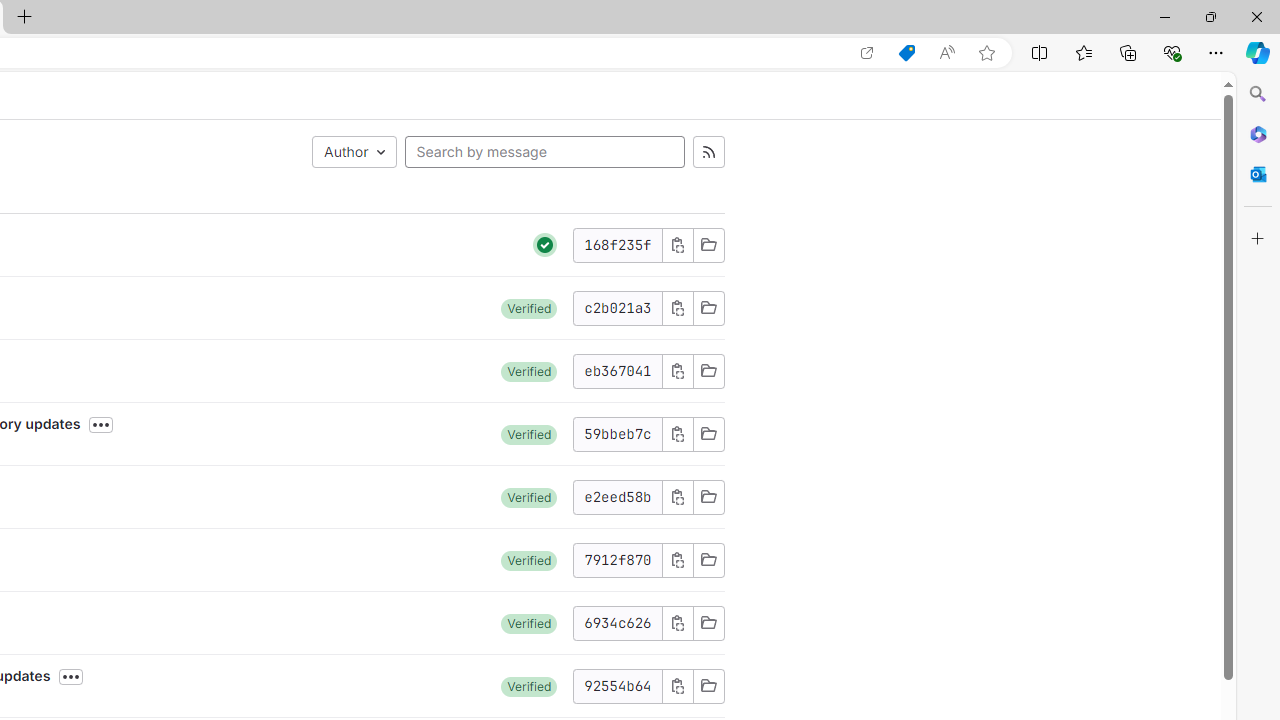 The image size is (1280, 720). I want to click on 'Copy commit SHA', so click(677, 685).